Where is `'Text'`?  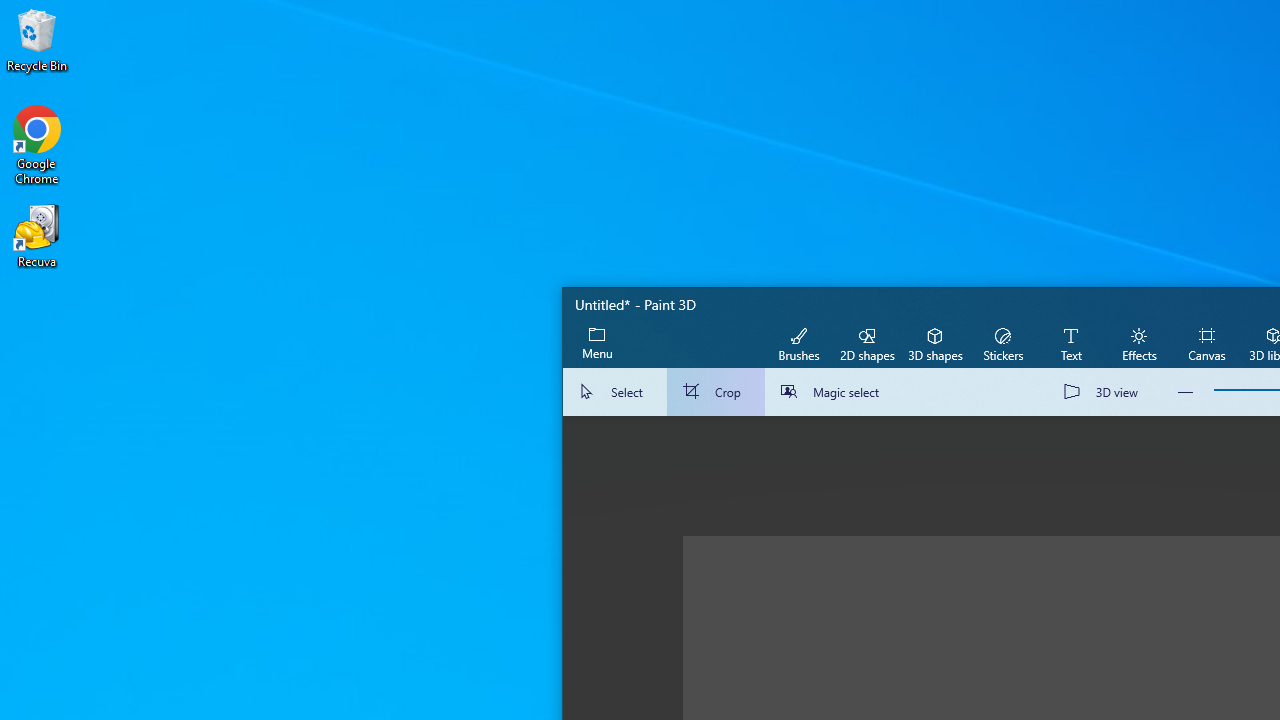 'Text' is located at coordinates (1069, 342).